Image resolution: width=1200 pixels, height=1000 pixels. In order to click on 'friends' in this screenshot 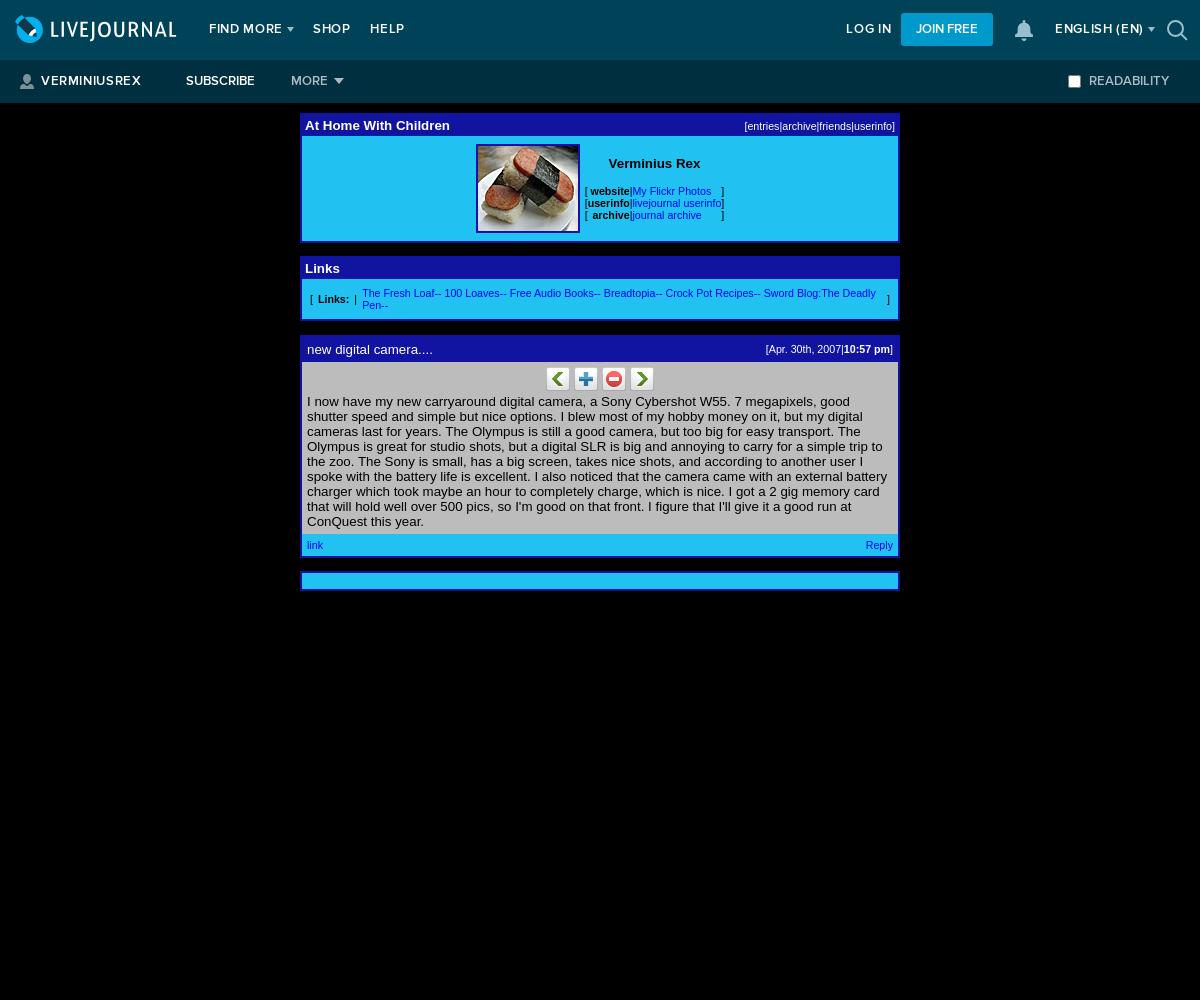, I will do `click(833, 125)`.